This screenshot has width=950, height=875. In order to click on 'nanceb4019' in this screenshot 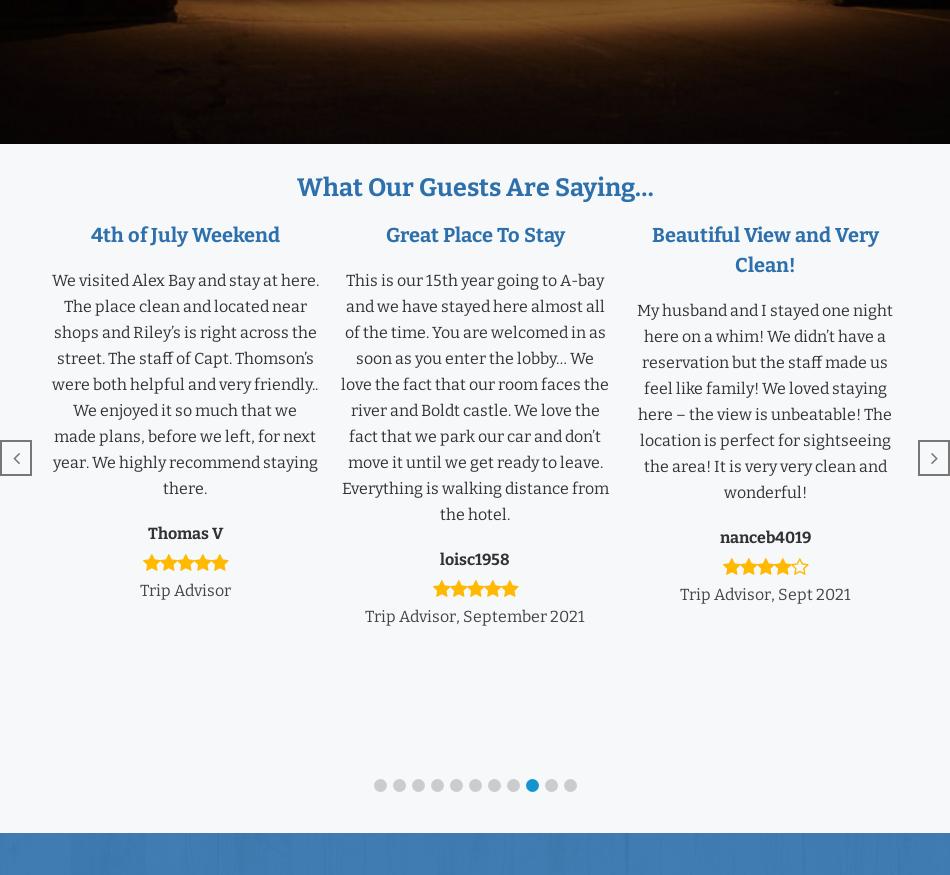, I will do `click(763, 536)`.